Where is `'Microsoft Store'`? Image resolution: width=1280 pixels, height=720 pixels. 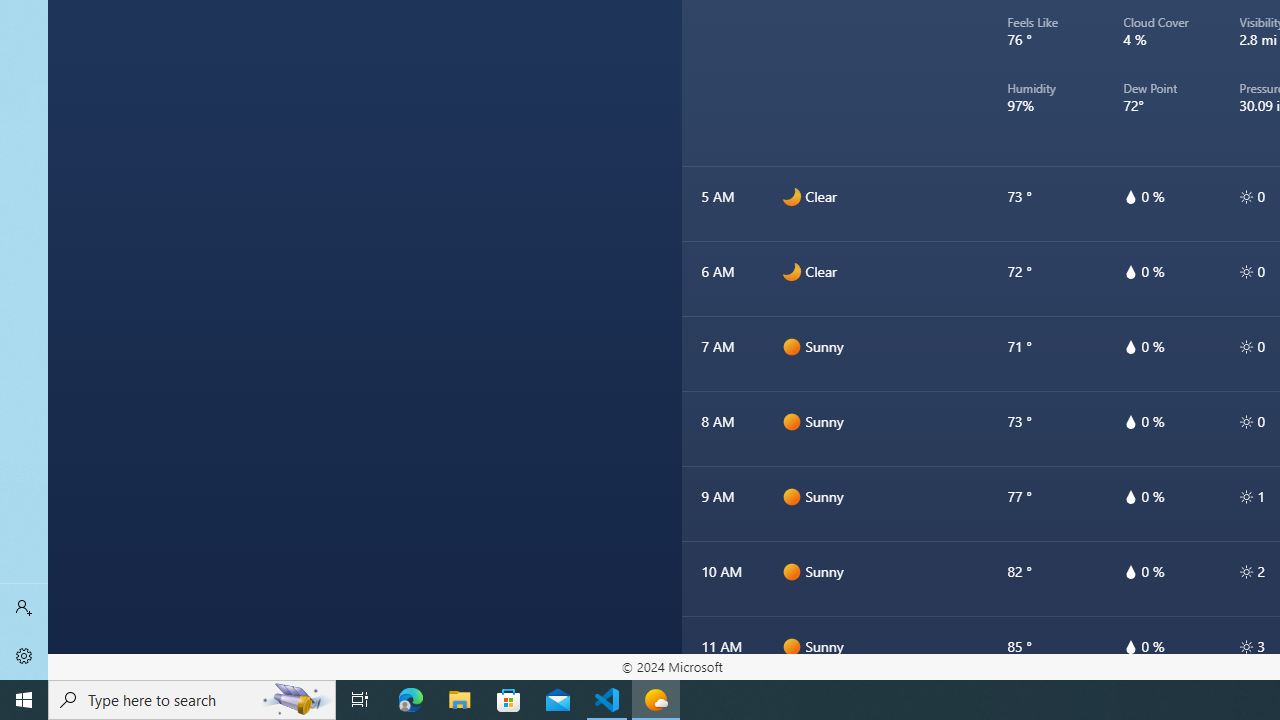 'Microsoft Store' is located at coordinates (509, 698).